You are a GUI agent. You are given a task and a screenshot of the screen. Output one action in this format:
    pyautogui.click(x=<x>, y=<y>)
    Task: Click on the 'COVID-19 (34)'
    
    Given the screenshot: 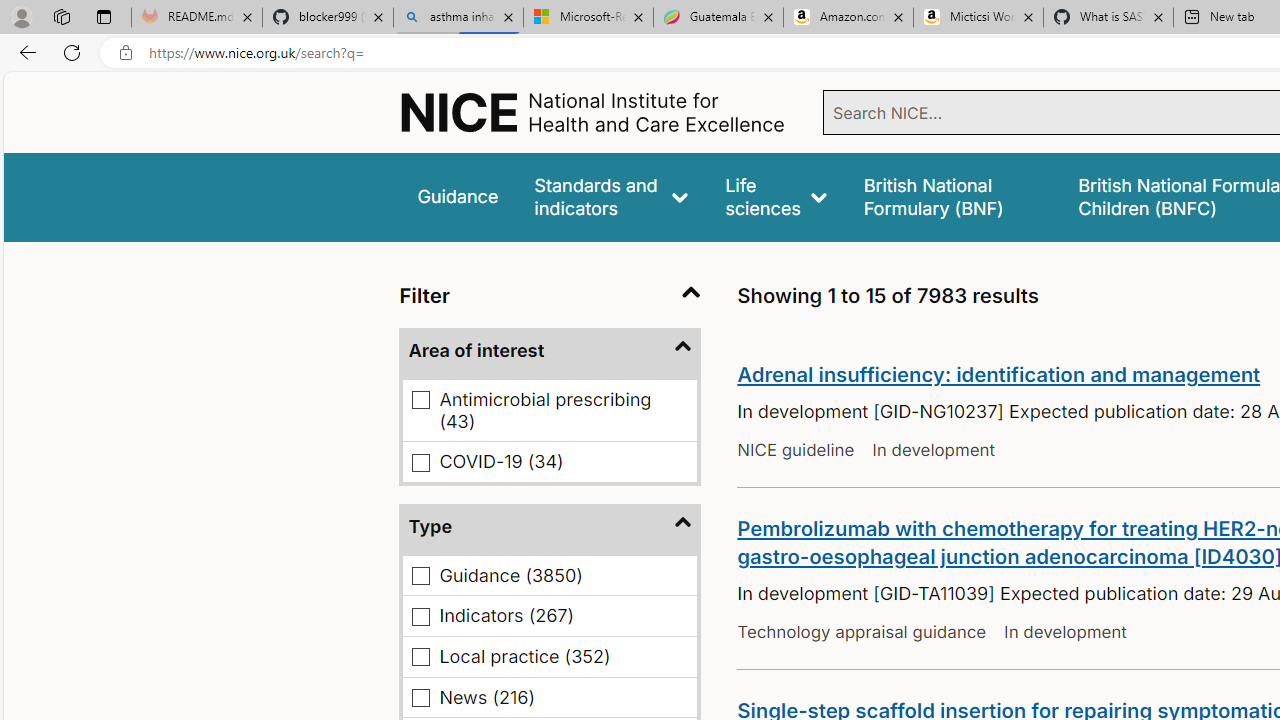 What is the action you would take?
    pyautogui.click(x=420, y=462)
    